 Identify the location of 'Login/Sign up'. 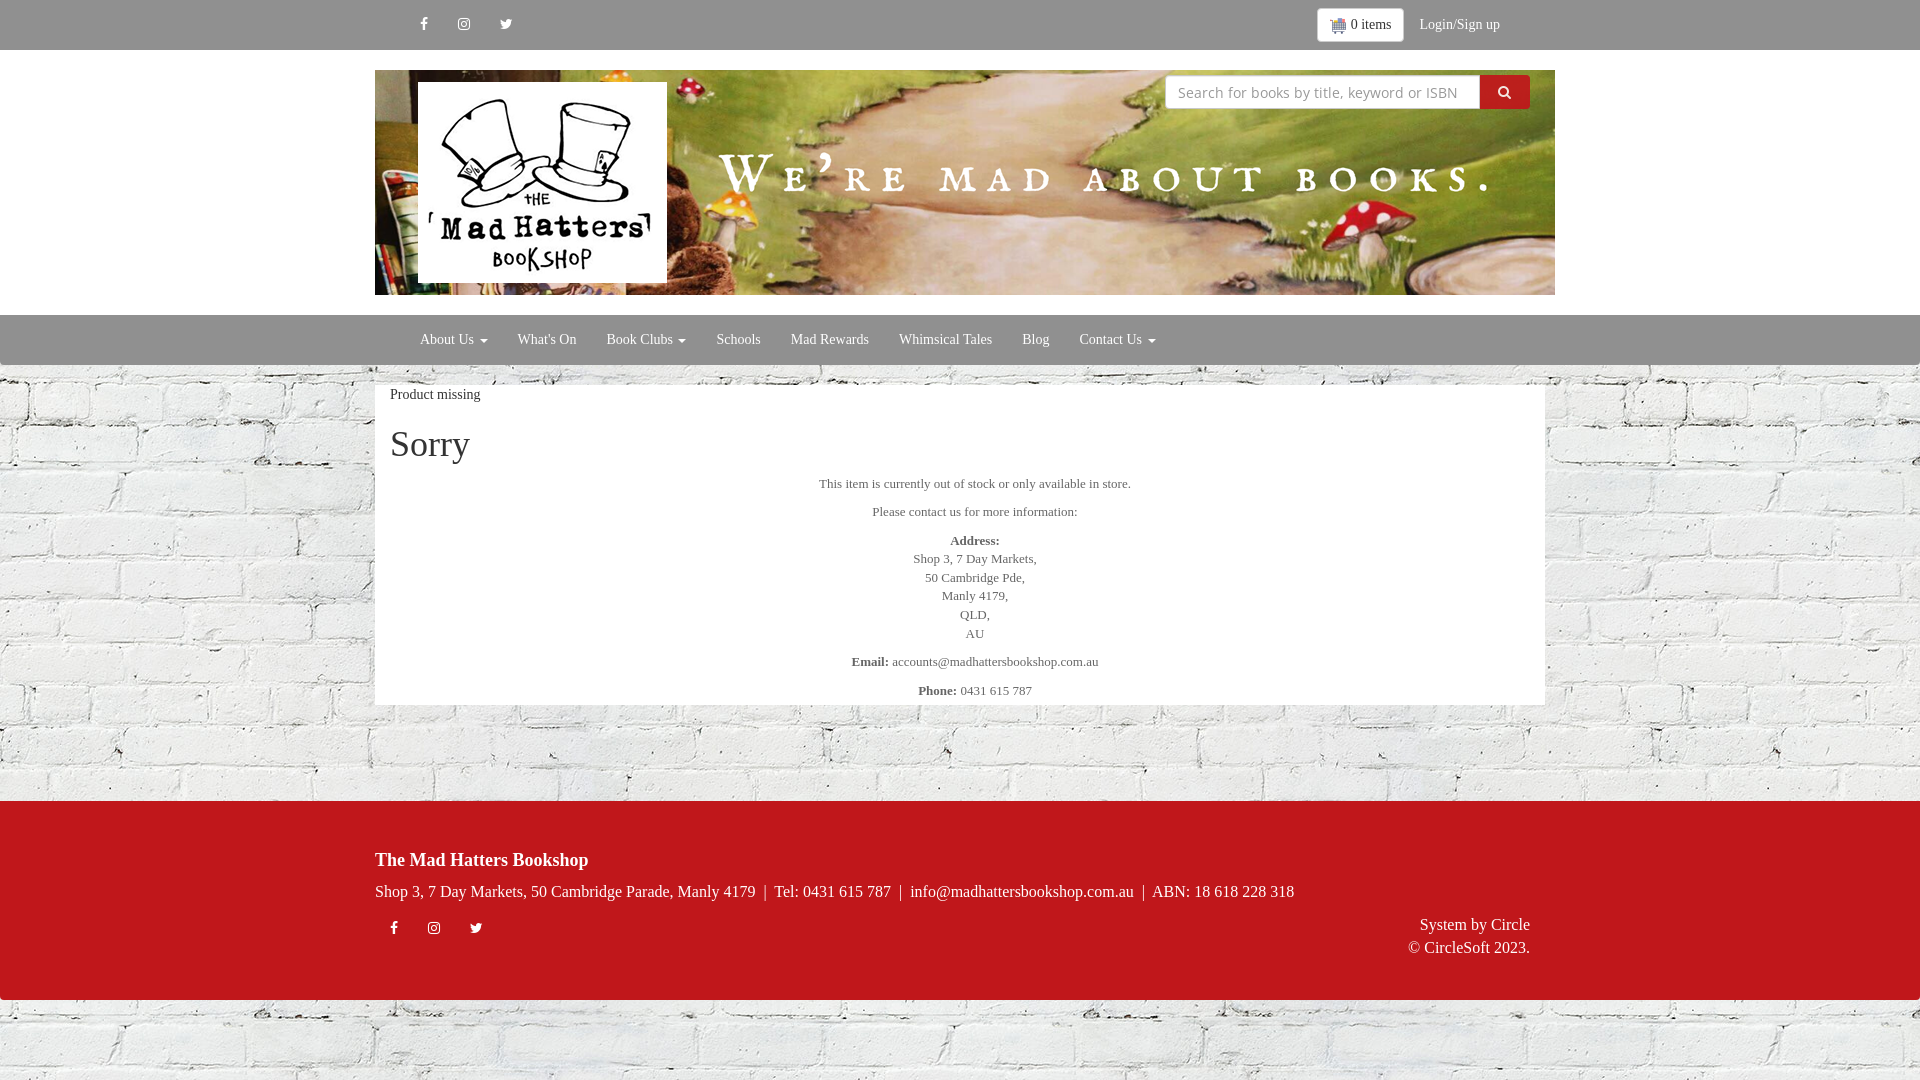
(1459, 24).